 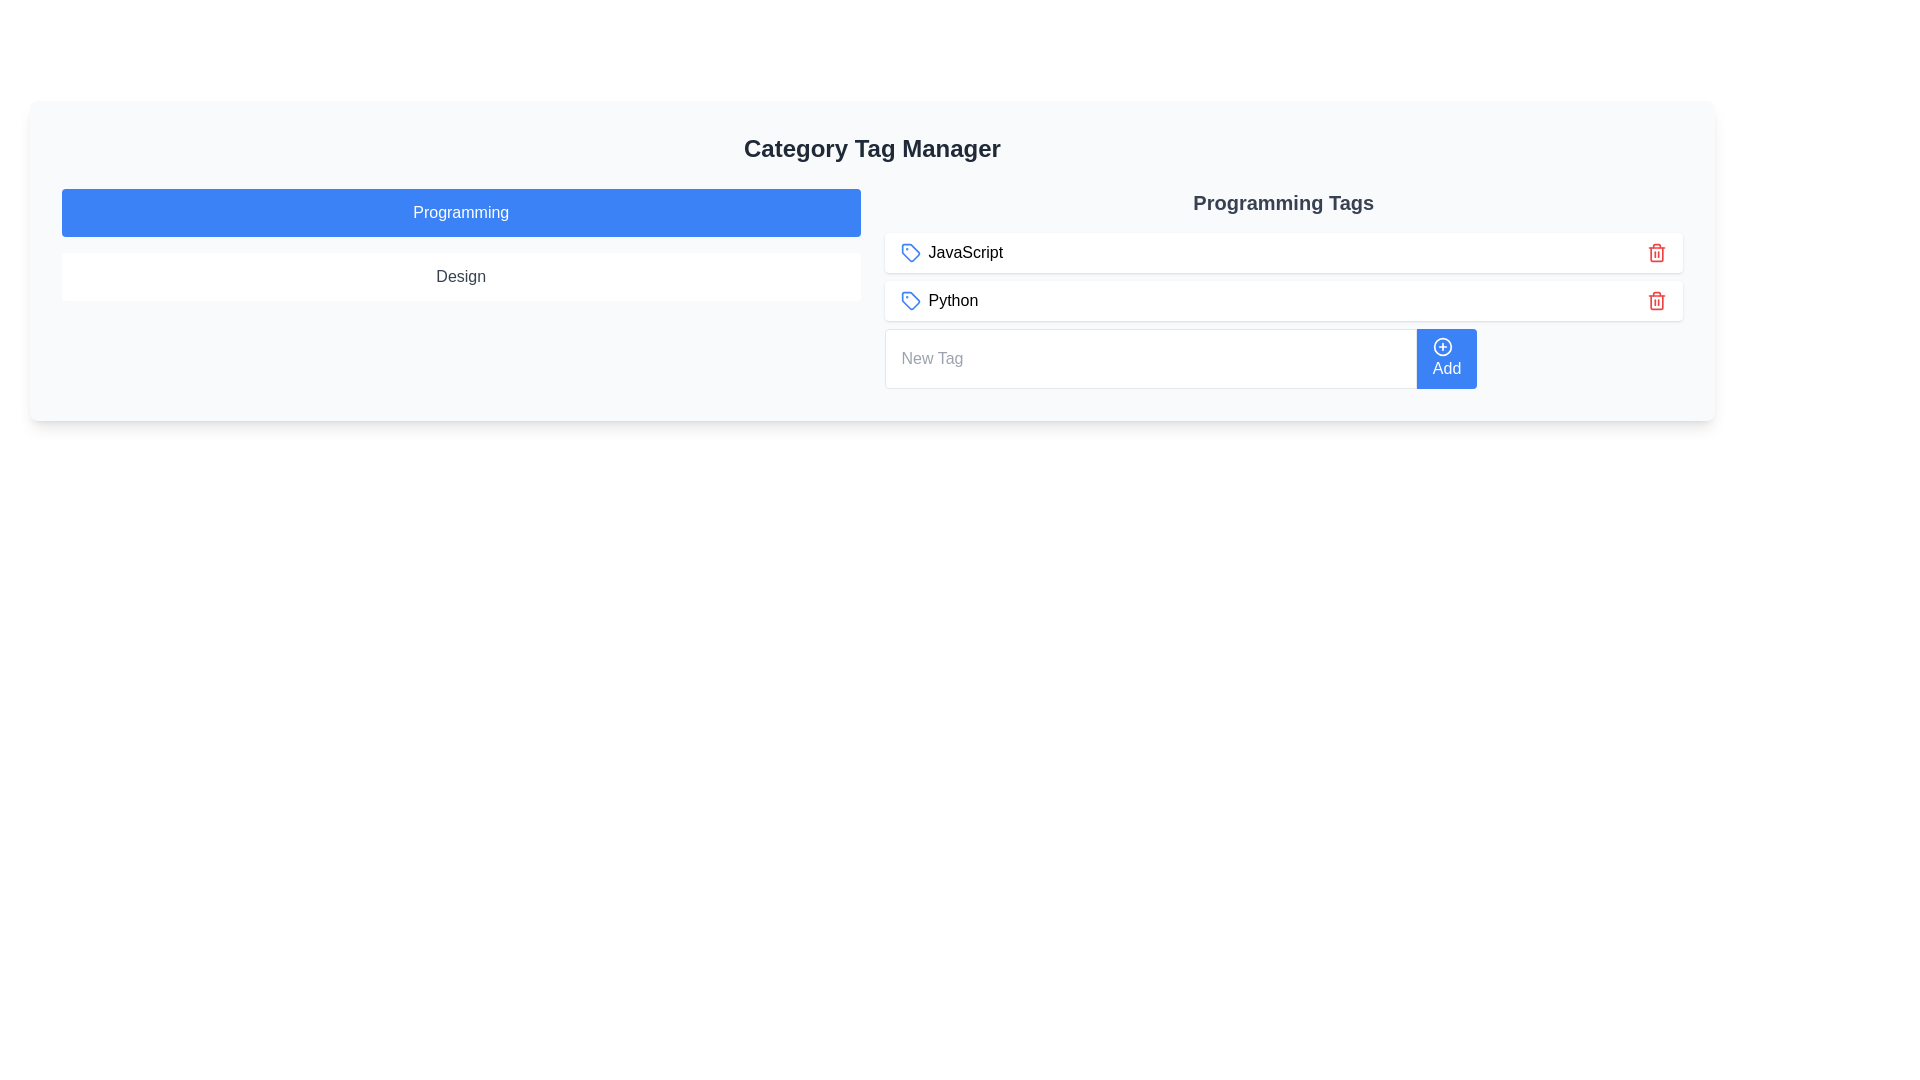 What do you see at coordinates (1442, 346) in the screenshot?
I see `the circular icon within the SVG element, which is located to the right of the 'New Tag' text input field and adjacent to the 'Add' button` at bounding box center [1442, 346].